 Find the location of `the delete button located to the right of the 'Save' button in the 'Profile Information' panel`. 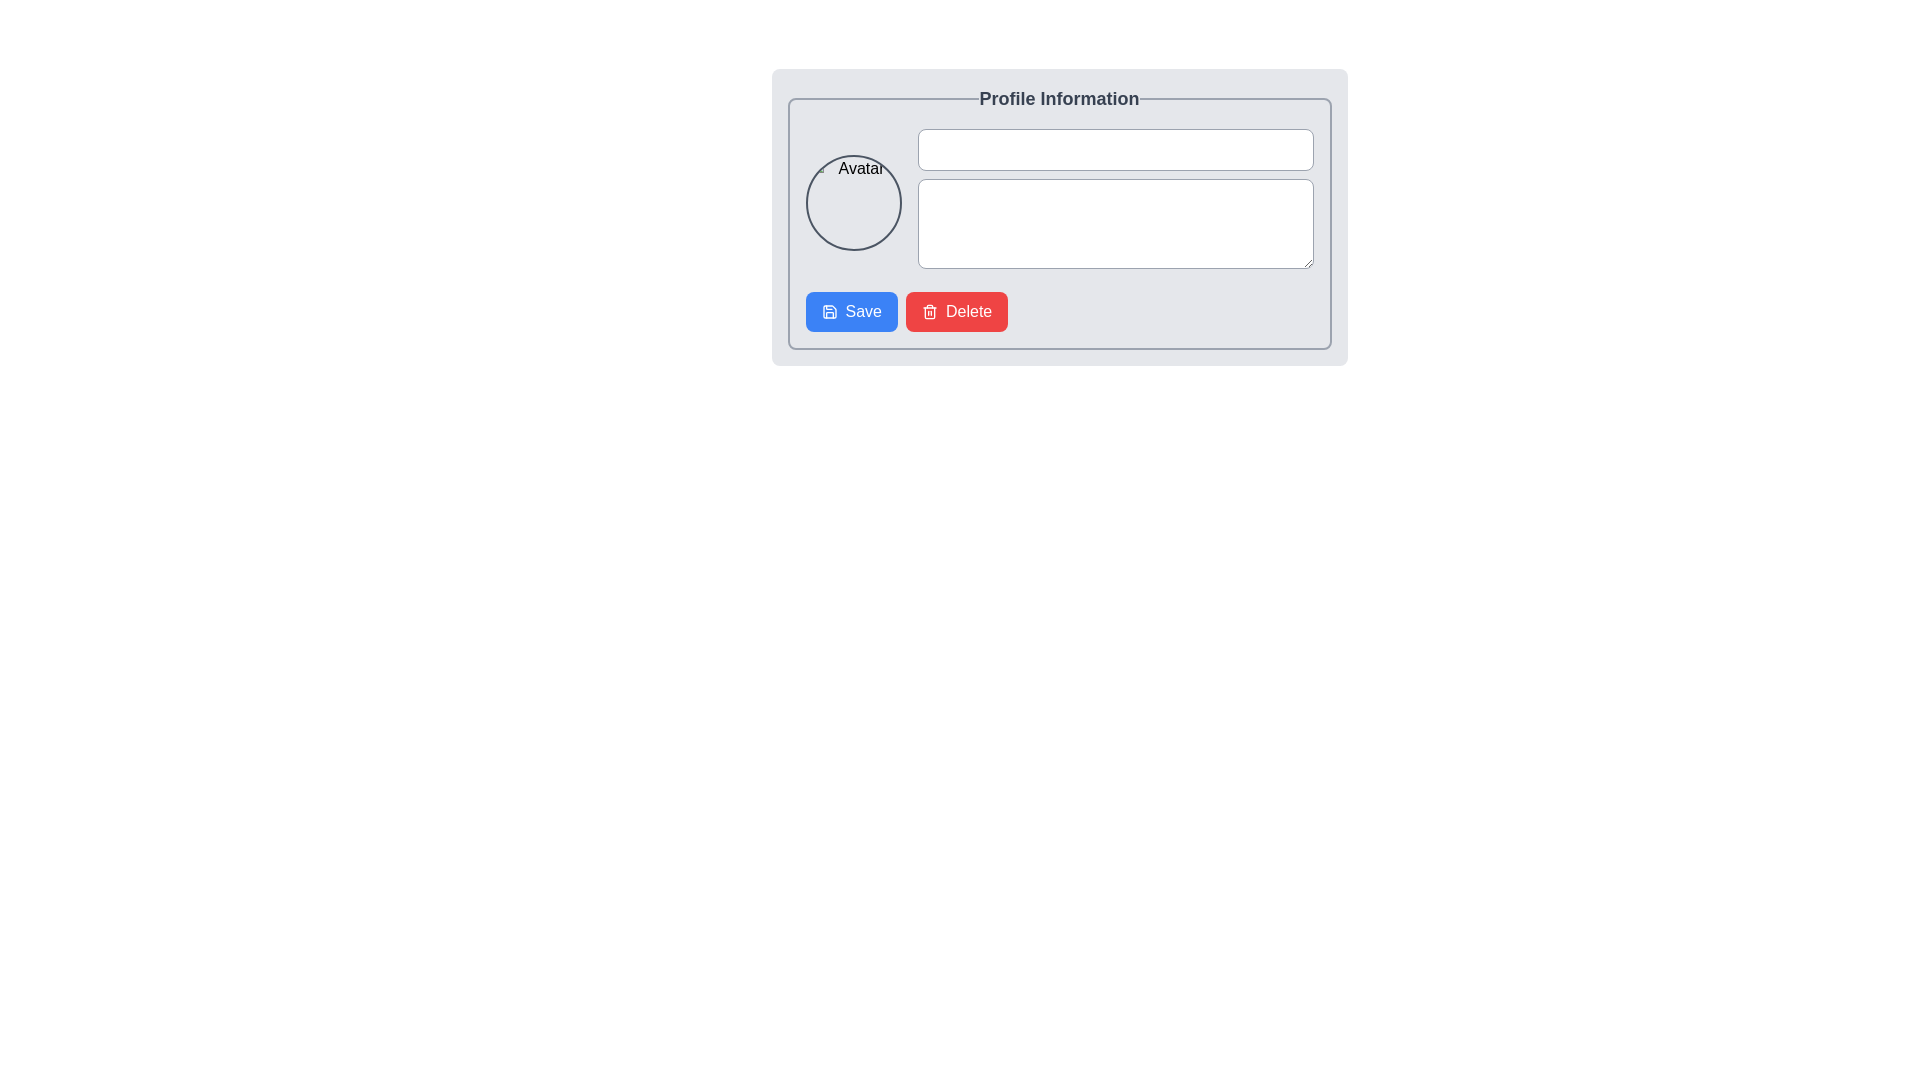

the delete button located to the right of the 'Save' button in the 'Profile Information' panel is located at coordinates (956, 312).